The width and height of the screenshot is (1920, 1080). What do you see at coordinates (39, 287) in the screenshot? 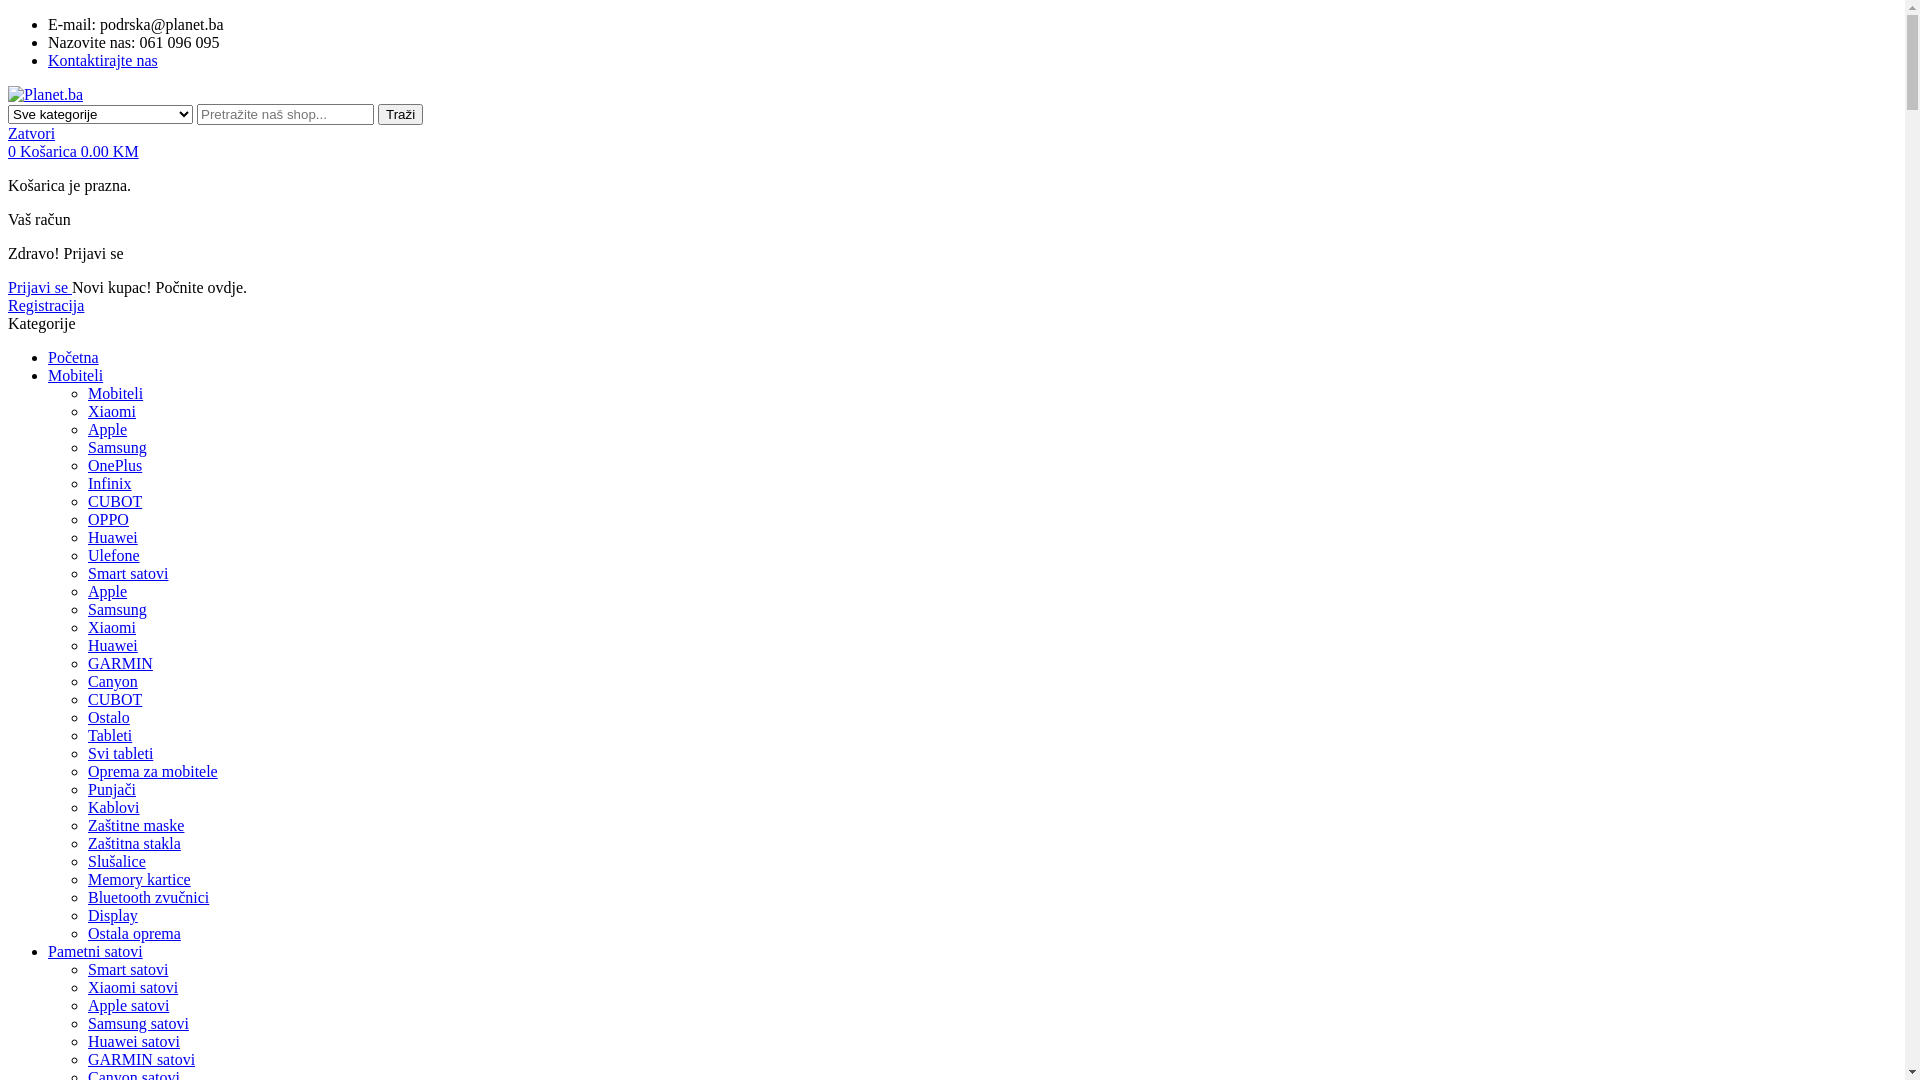
I see `'Prijavi se'` at bounding box center [39, 287].